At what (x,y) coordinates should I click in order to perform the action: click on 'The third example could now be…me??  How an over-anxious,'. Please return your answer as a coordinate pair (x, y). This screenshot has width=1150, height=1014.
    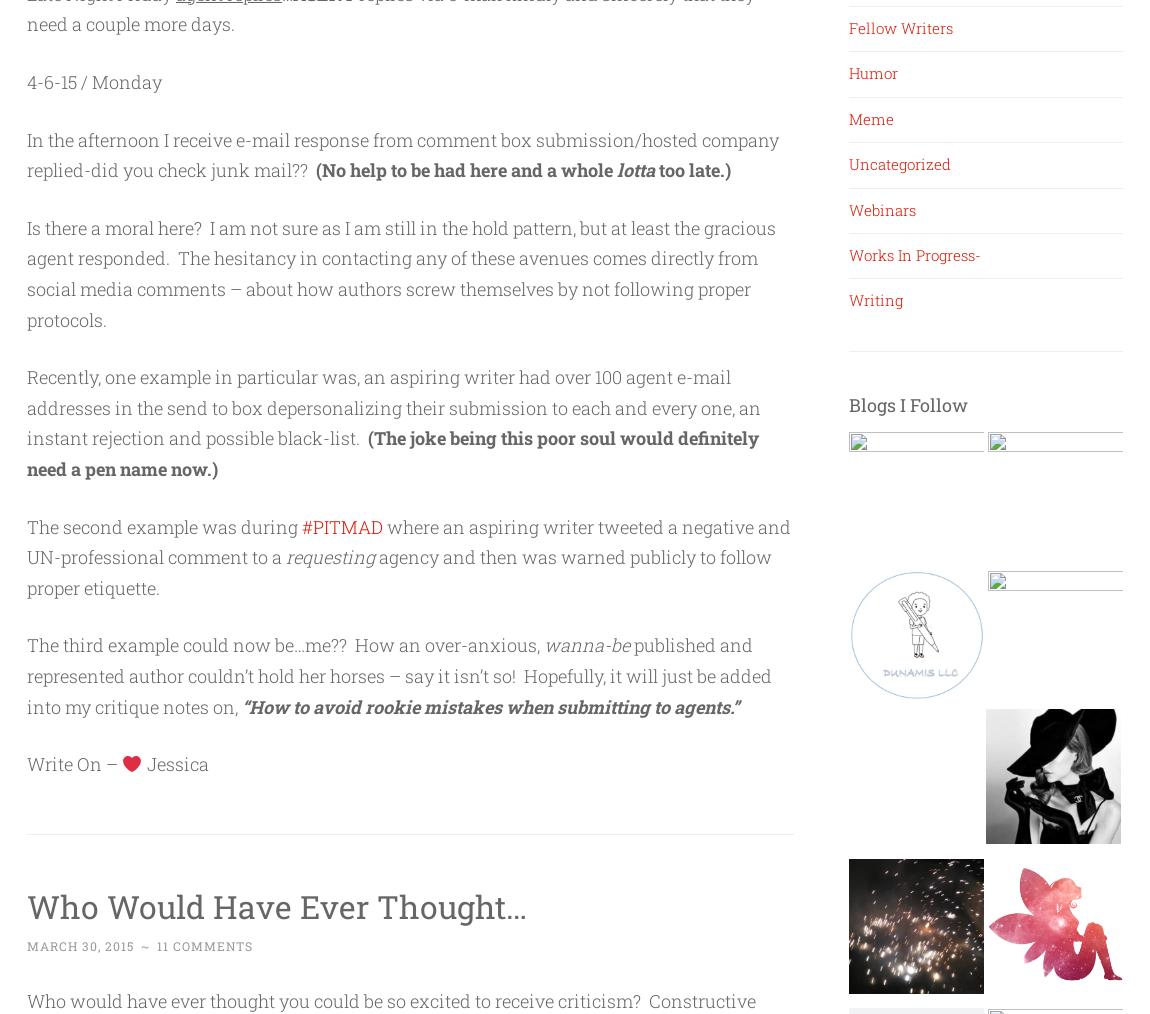
    Looking at the image, I should click on (284, 645).